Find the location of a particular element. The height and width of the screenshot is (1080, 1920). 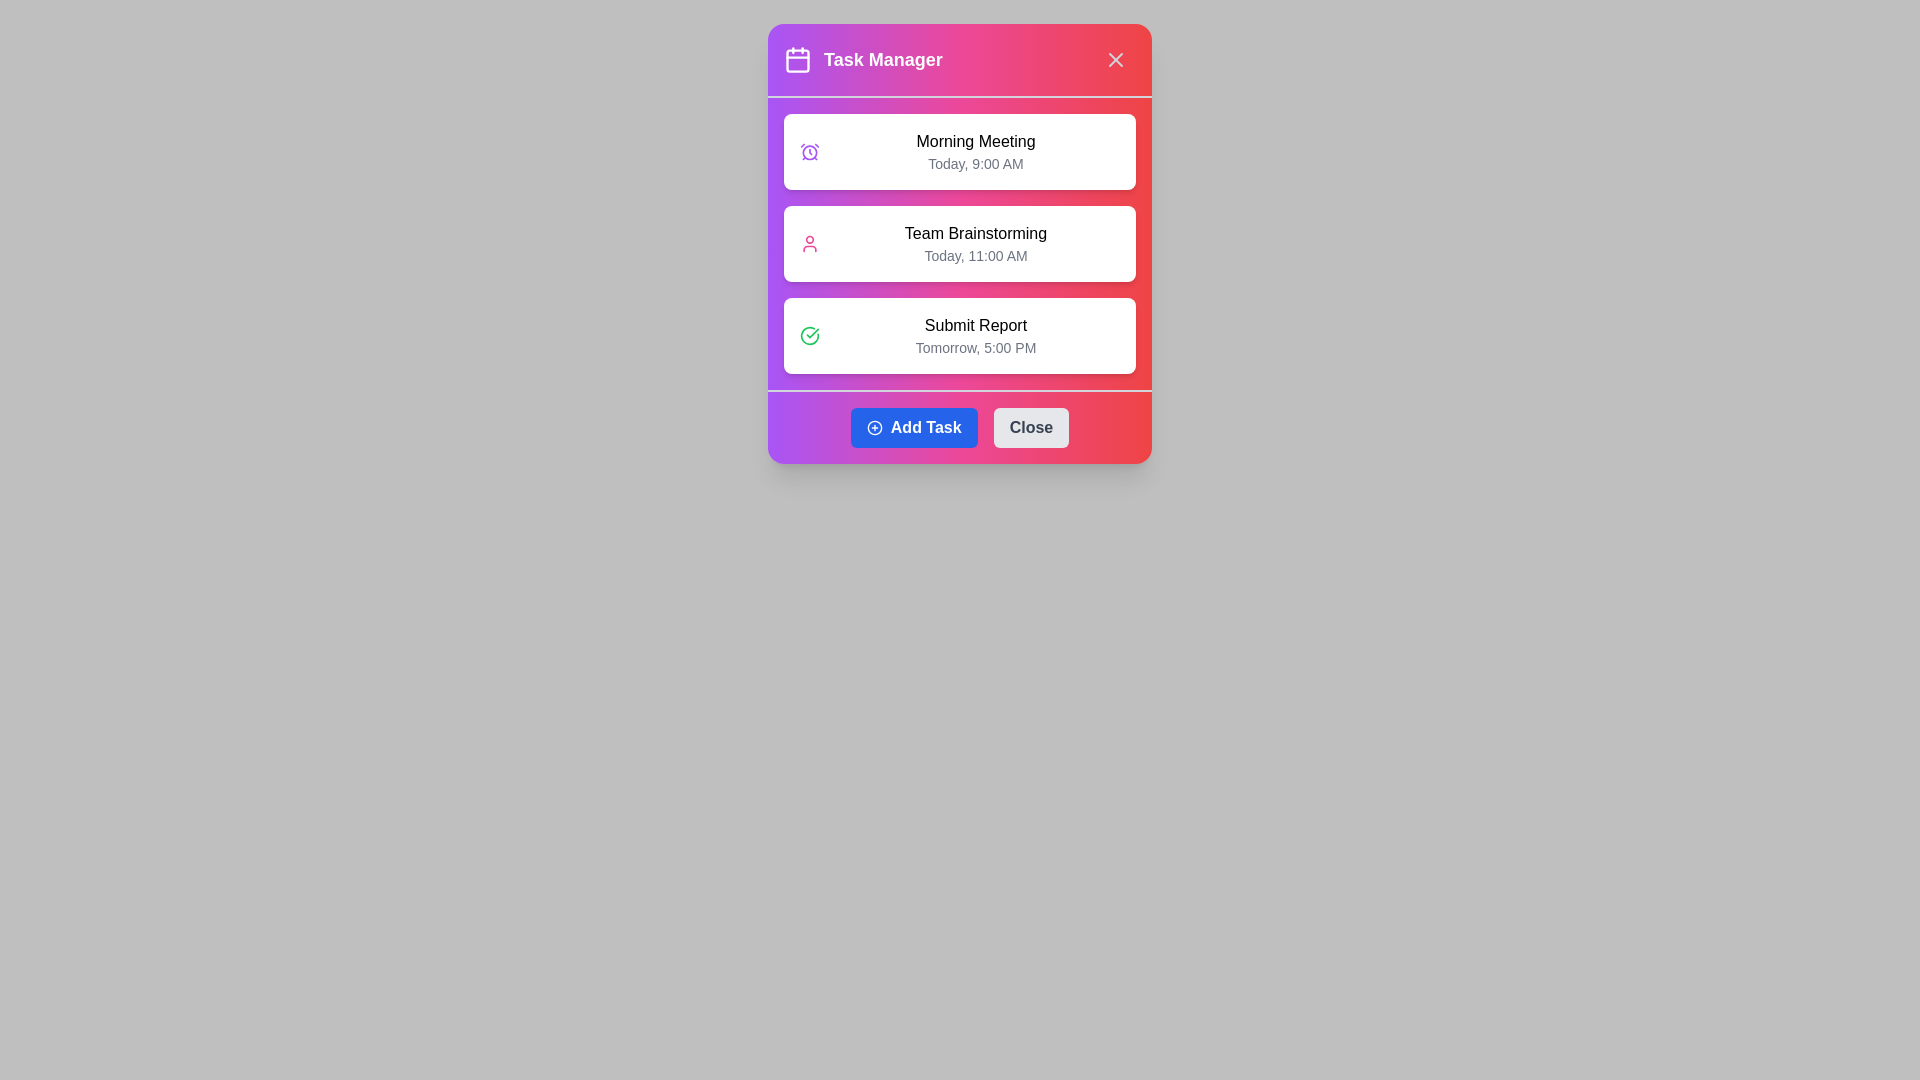

the second Task card component in the task list, which displays the title and scheduled time of a specific task or event is located at coordinates (960, 242).